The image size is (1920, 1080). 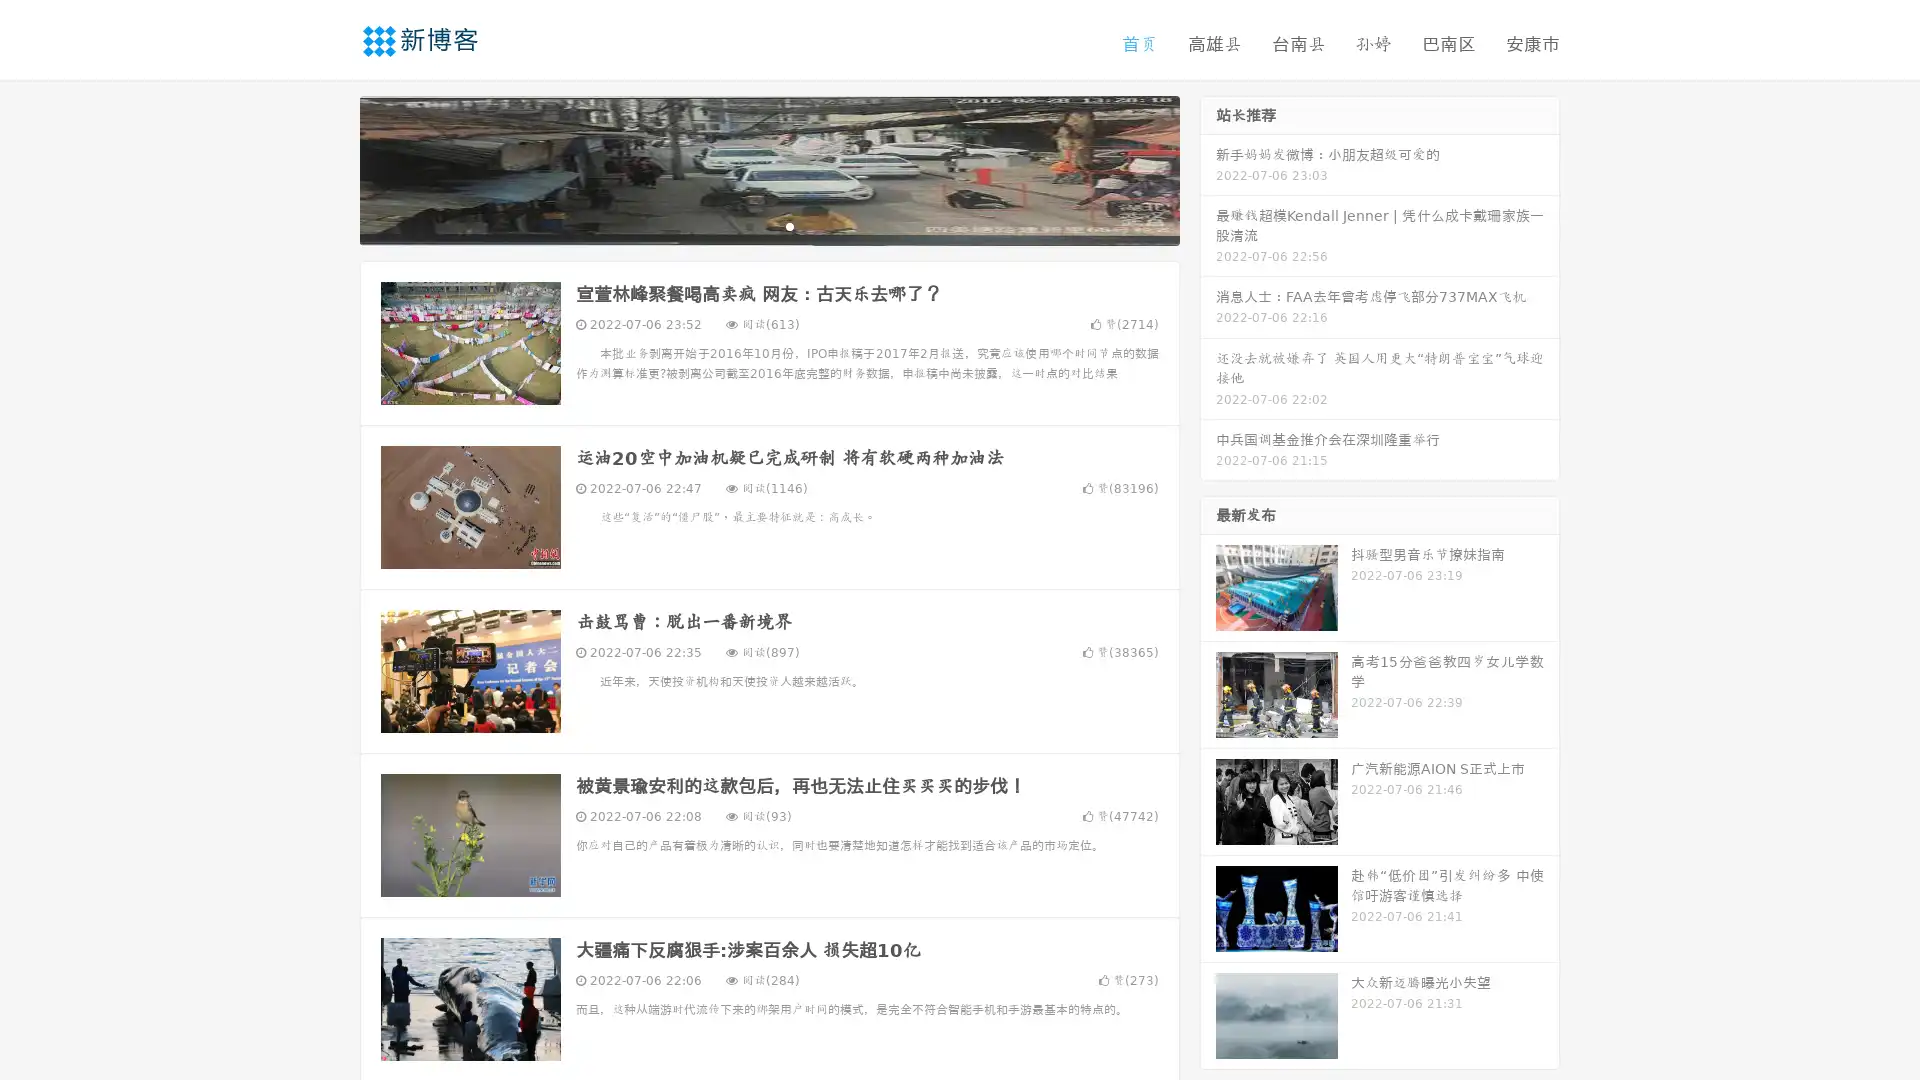 What do you see at coordinates (748, 225) in the screenshot?
I see `Go to slide 1` at bounding box center [748, 225].